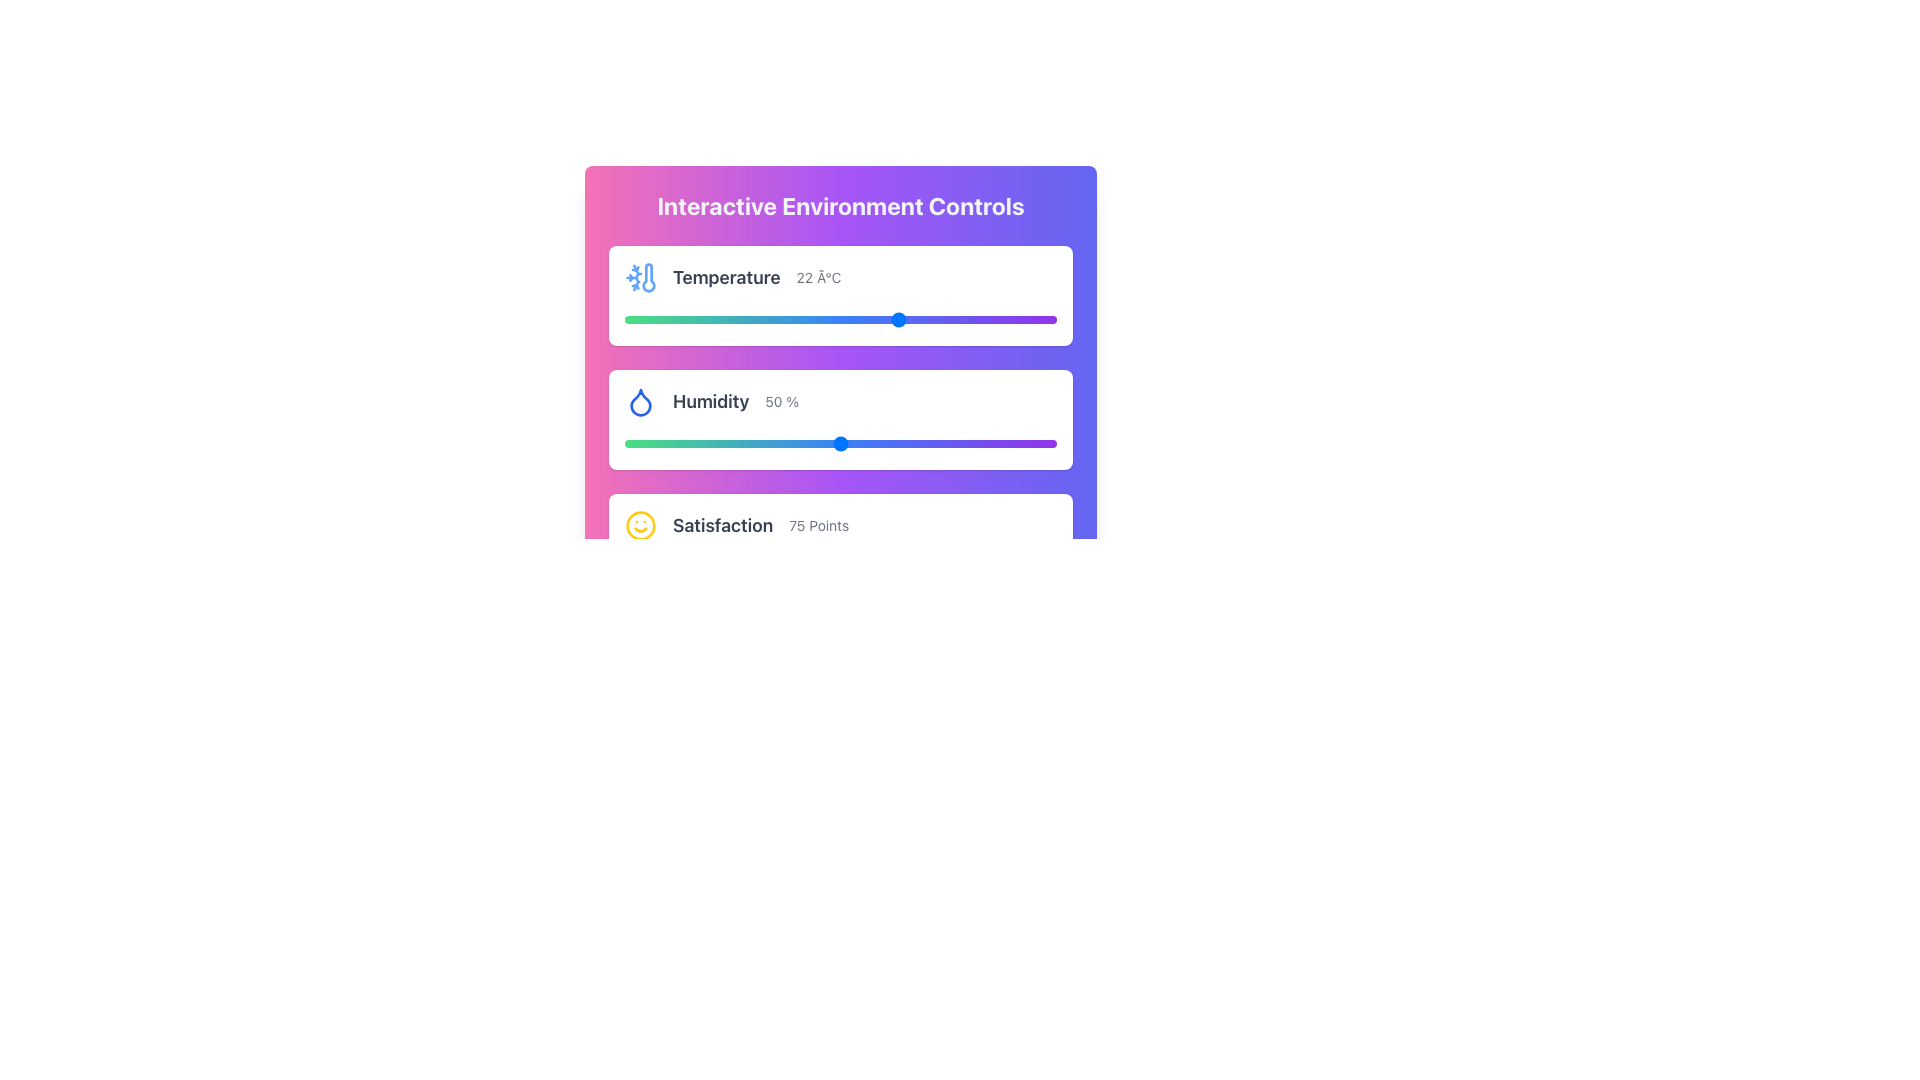 This screenshot has height=1080, width=1920. I want to click on humidity, so click(871, 442).